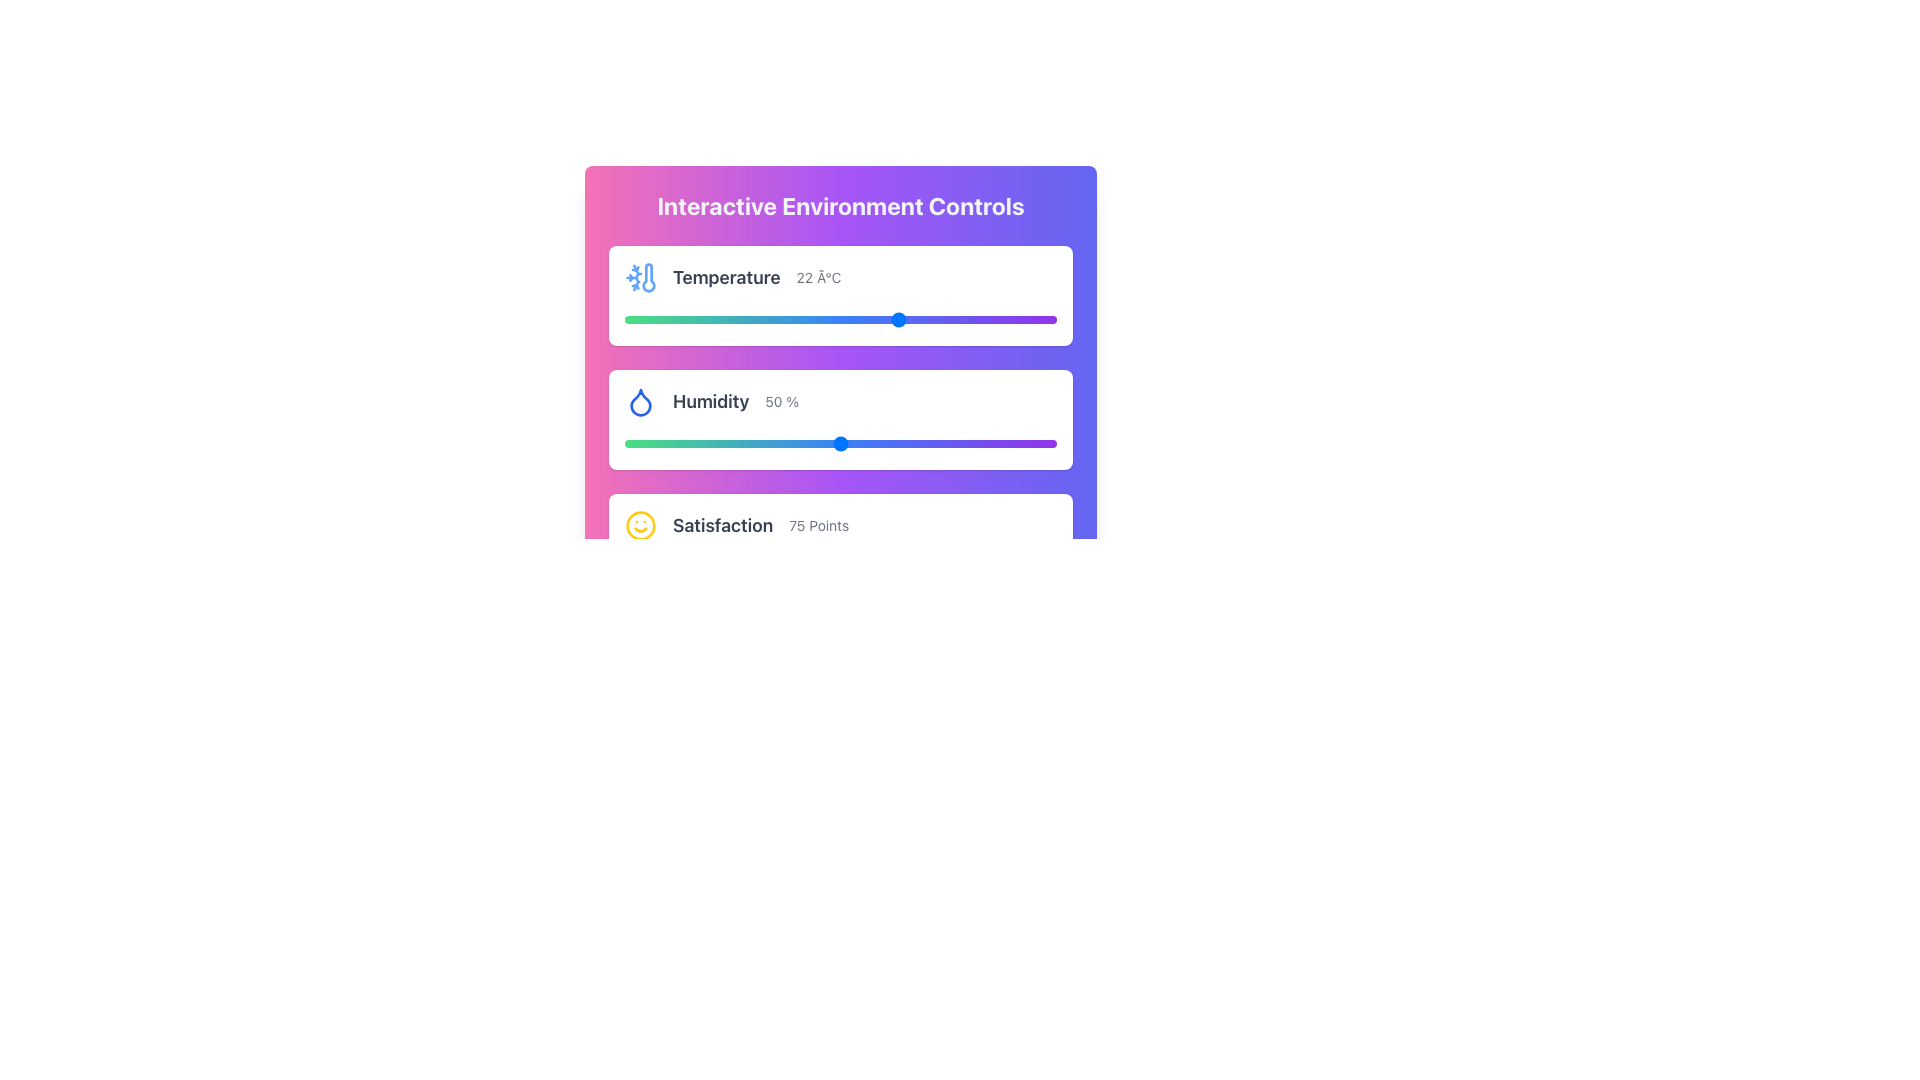 This screenshot has height=1080, width=1920. I want to click on humidity, so click(871, 442).